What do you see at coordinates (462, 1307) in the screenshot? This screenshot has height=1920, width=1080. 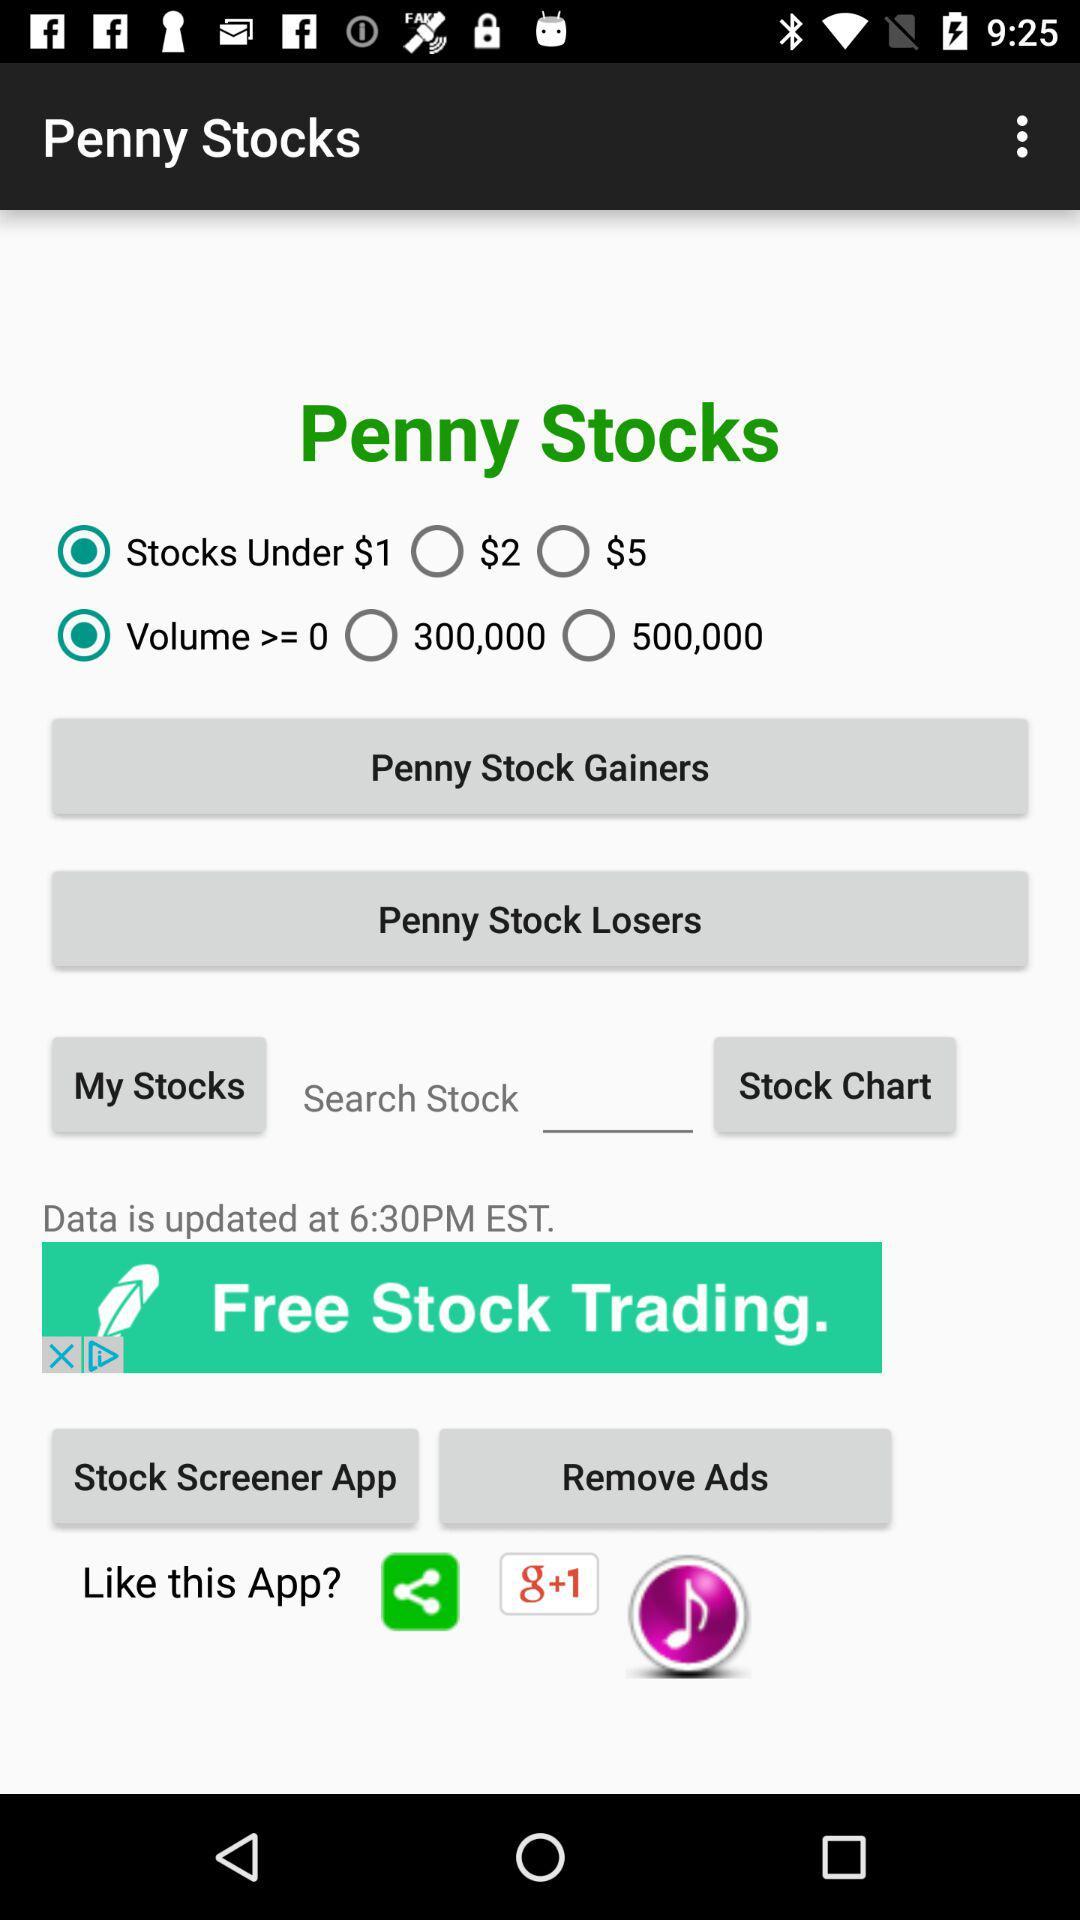 I see `it is an advertisement for stock trading` at bounding box center [462, 1307].